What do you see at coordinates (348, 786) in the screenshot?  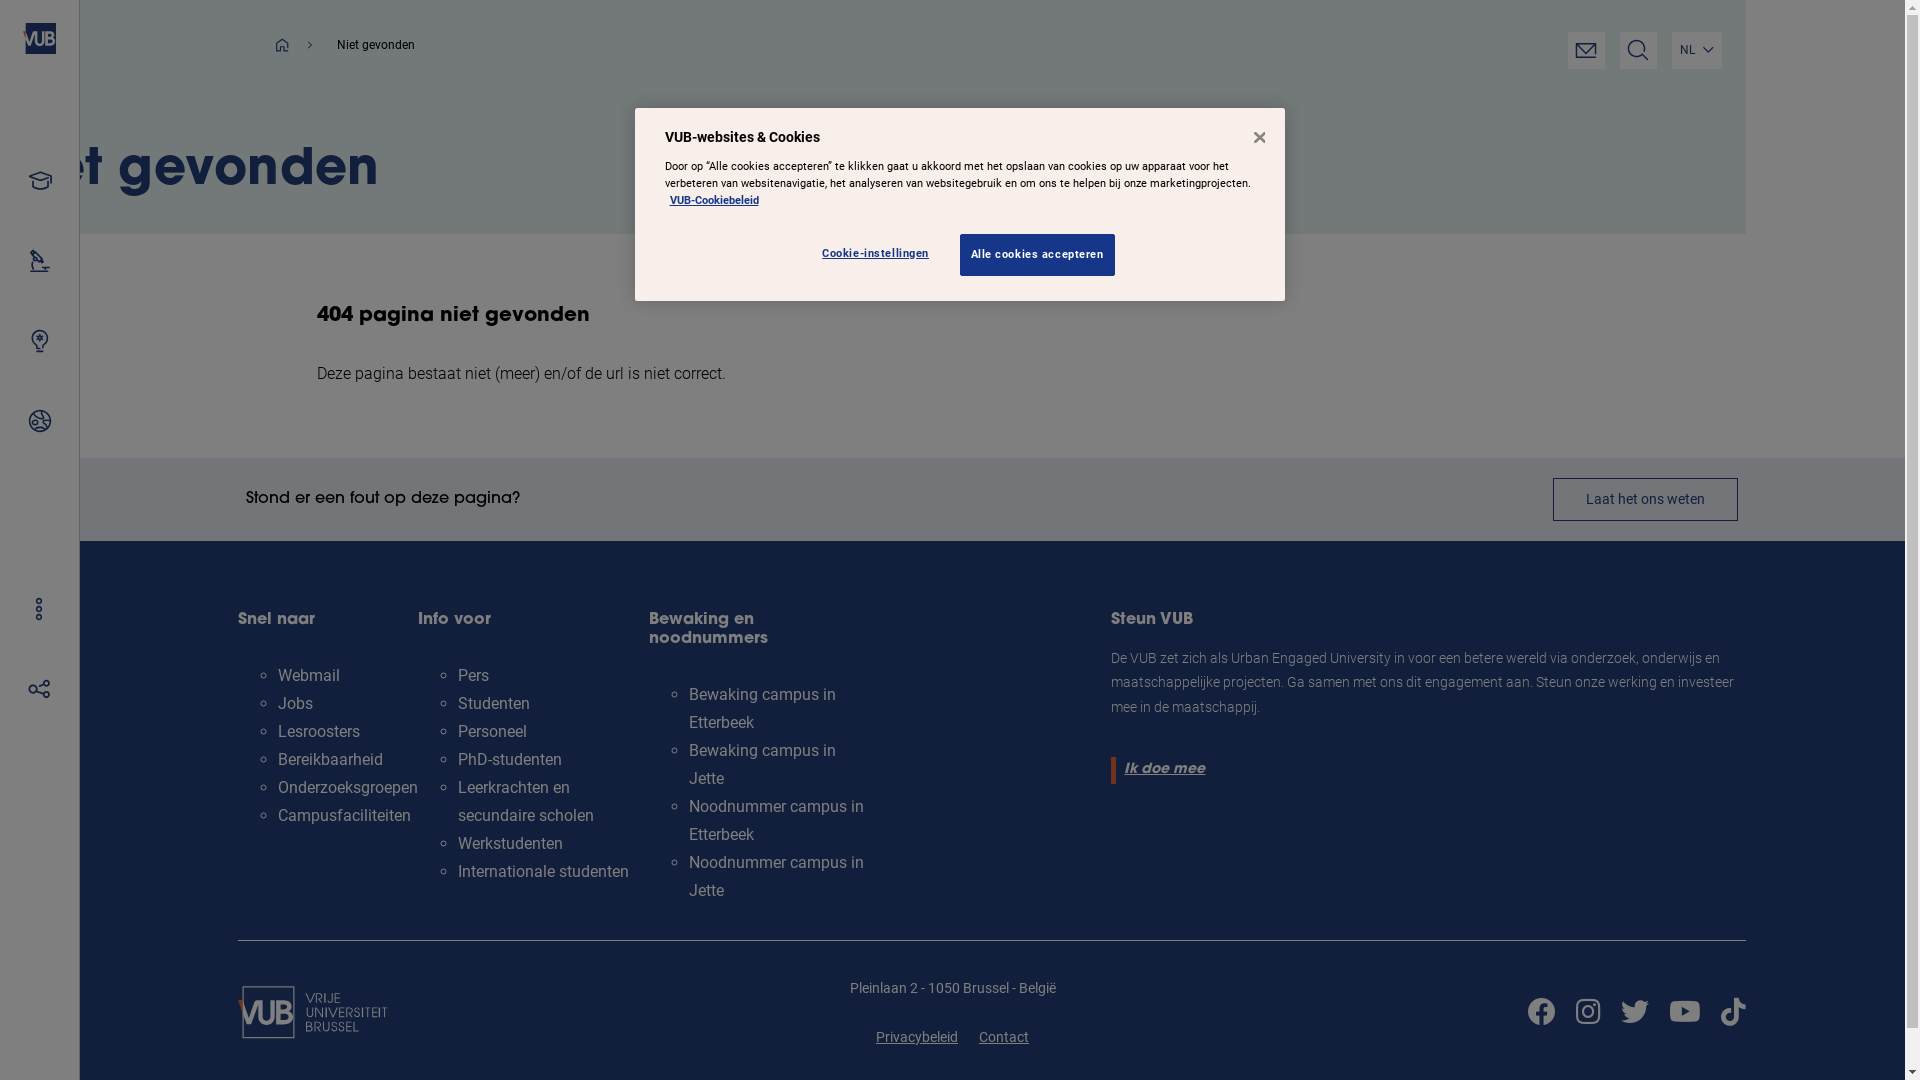 I see `'Onderzoeksgroepen'` at bounding box center [348, 786].